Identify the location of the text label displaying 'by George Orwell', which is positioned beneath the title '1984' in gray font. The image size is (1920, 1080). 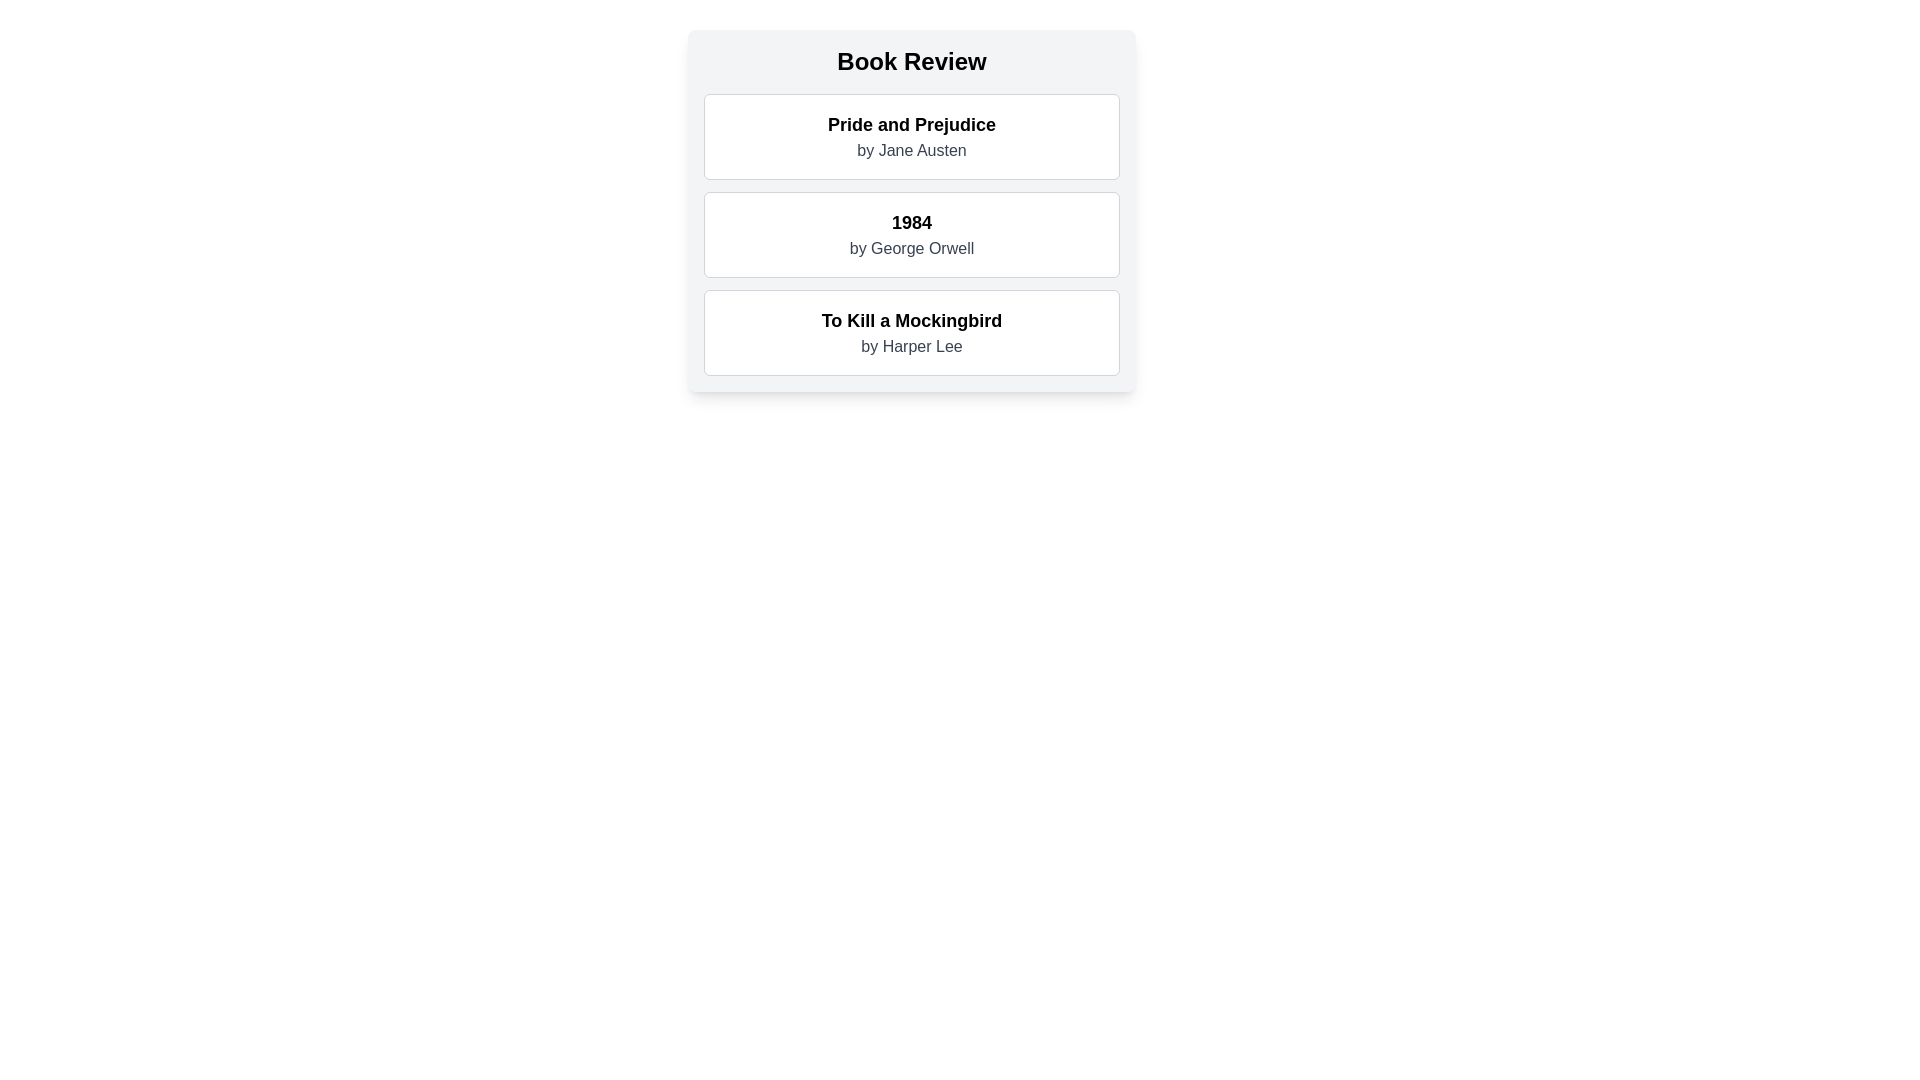
(911, 248).